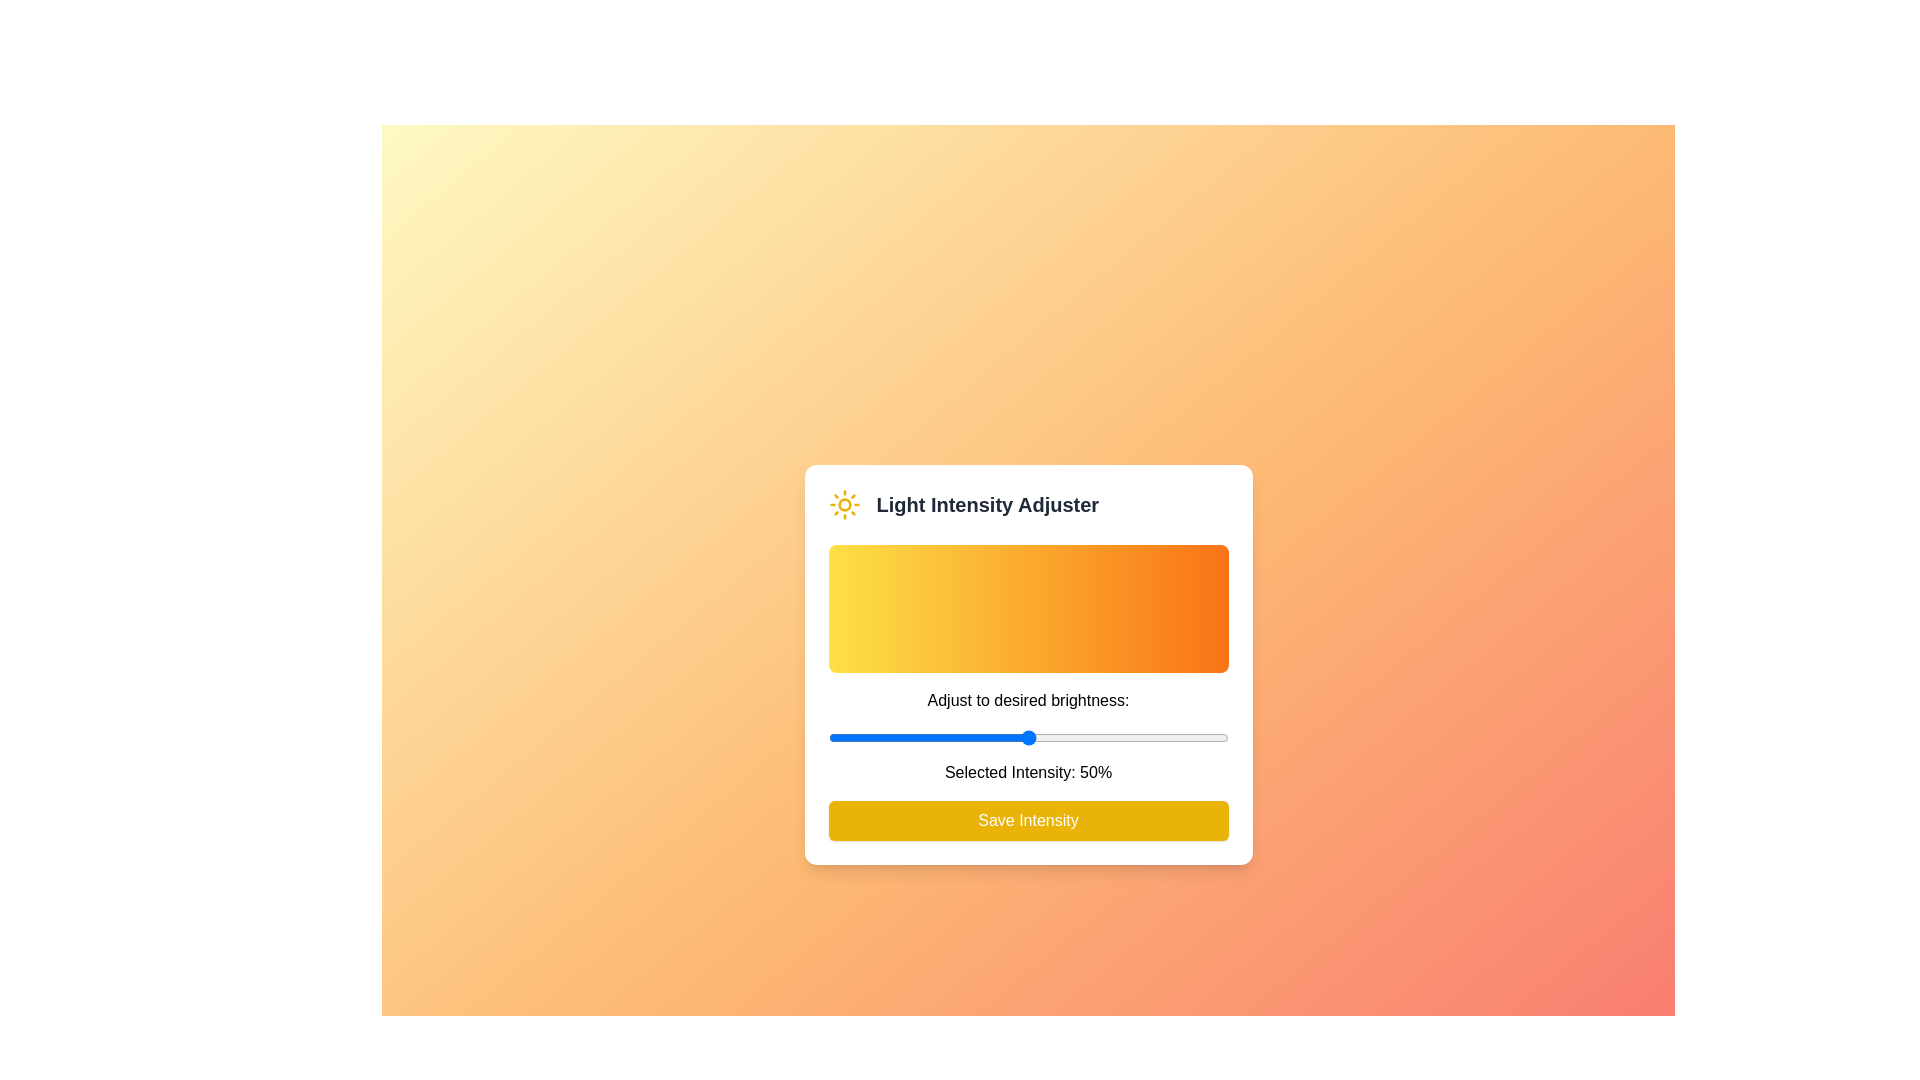 Image resolution: width=1920 pixels, height=1080 pixels. I want to click on the light intensity to 22% by dragging the slider, so click(915, 737).